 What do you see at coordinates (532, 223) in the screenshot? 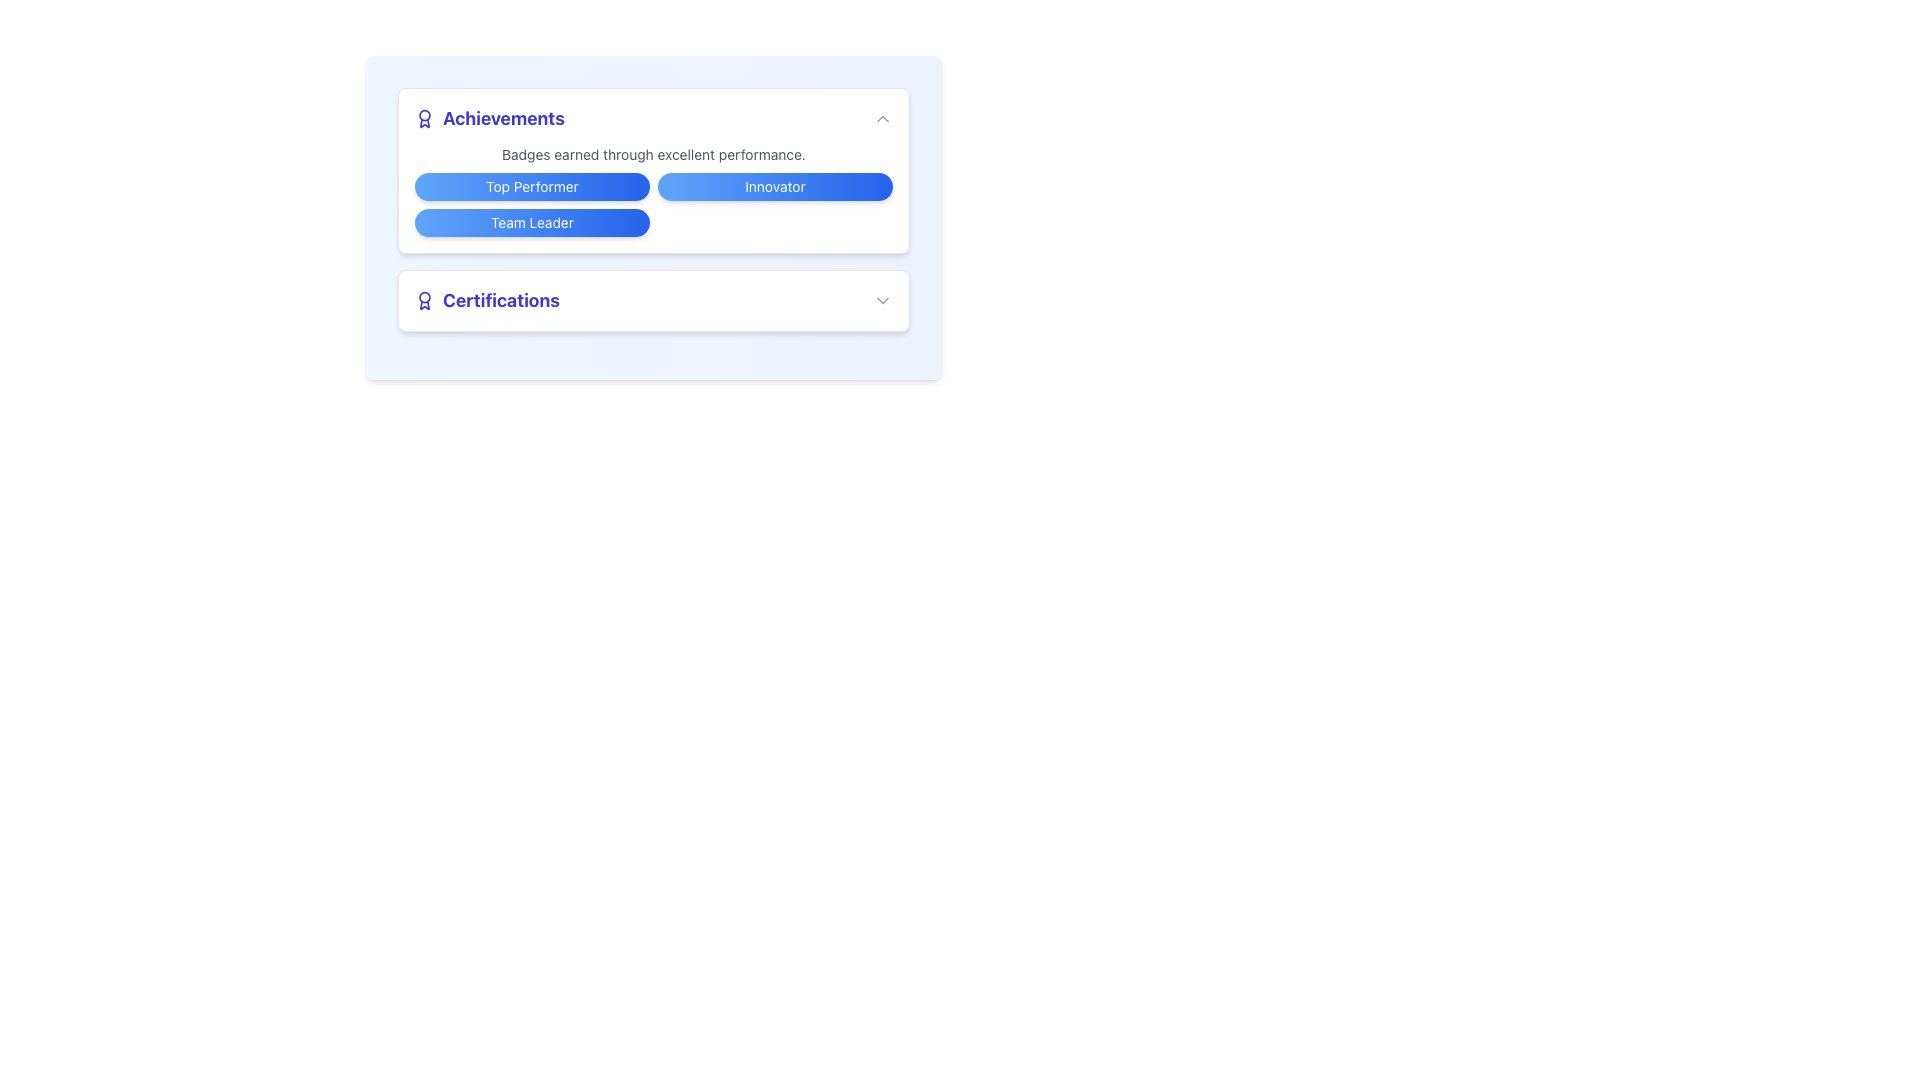
I see `the 'Team Leader' badge in the Achievements section, which has a white text on a blue gradient background and is the third badge in the grid` at bounding box center [532, 223].